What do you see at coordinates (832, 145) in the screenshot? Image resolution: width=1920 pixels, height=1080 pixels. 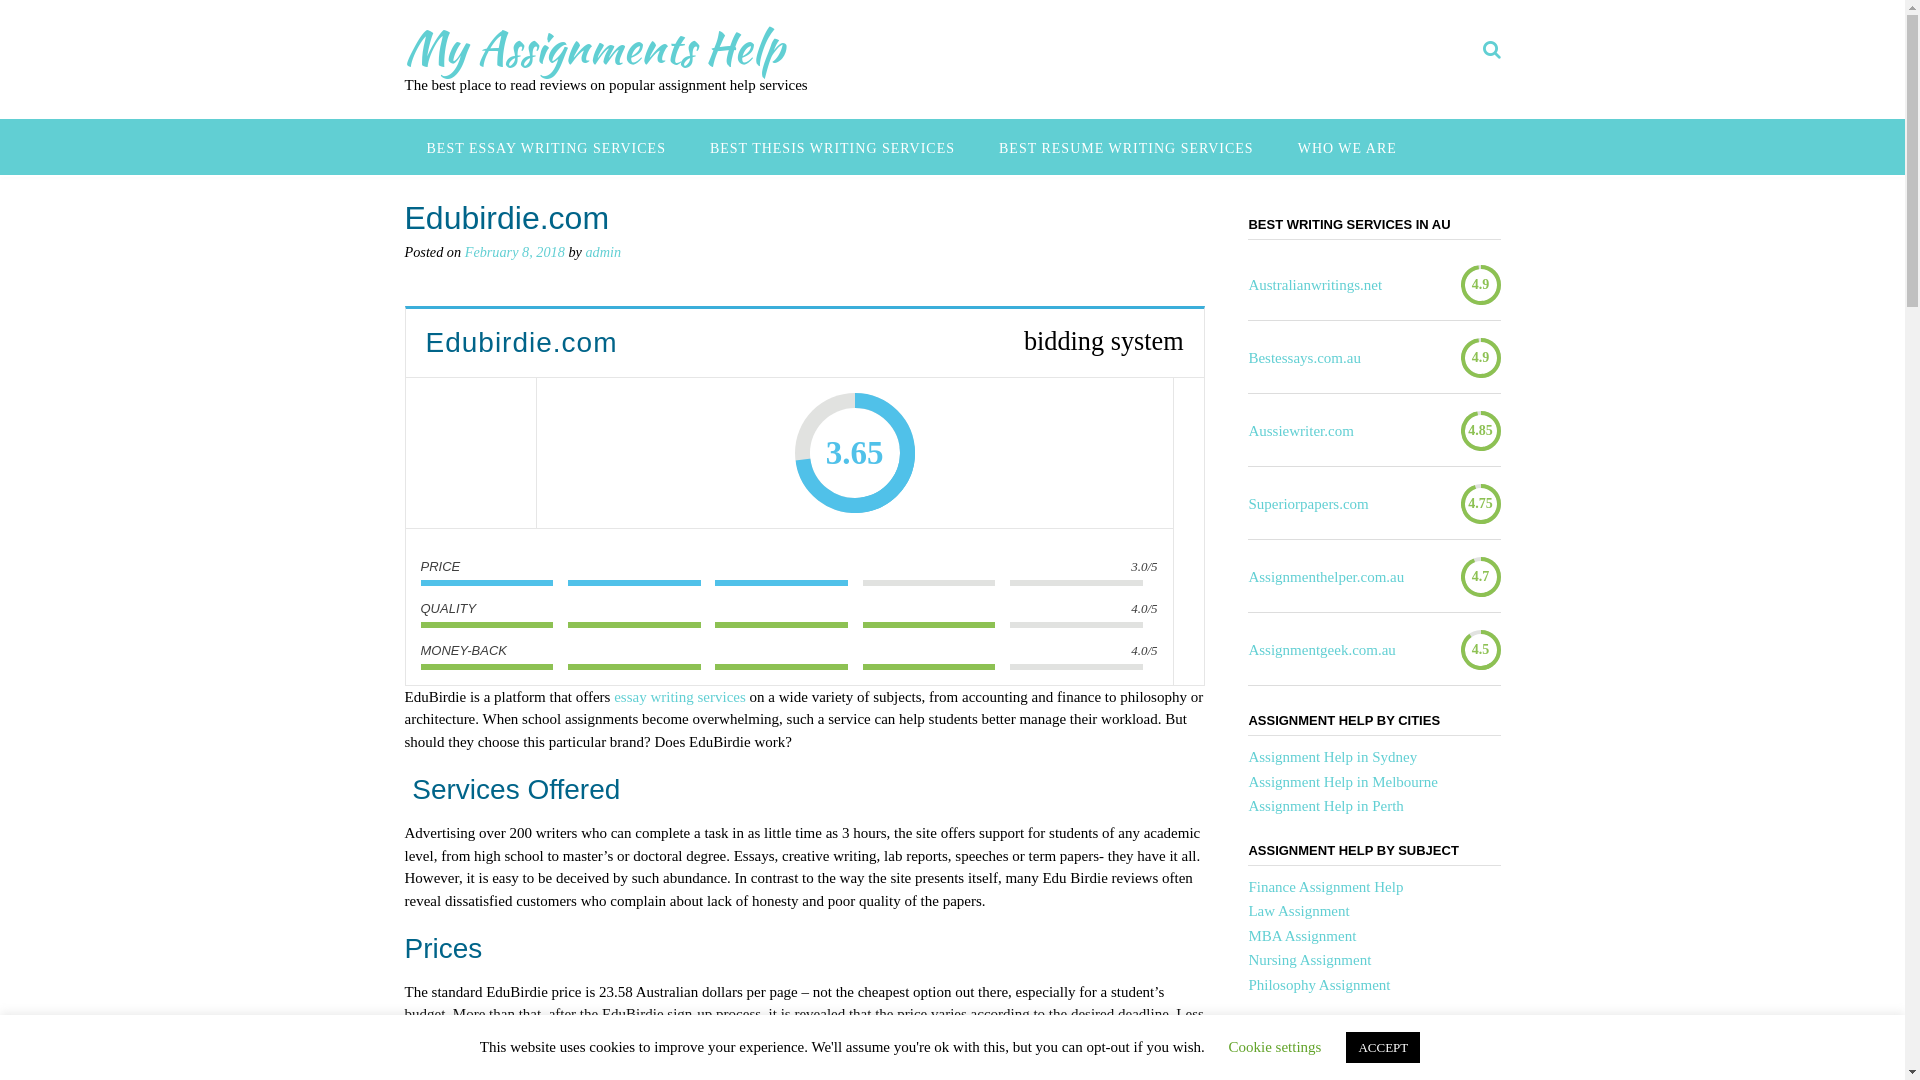 I see `'BEST THESIS WRITING SERVICES'` at bounding box center [832, 145].